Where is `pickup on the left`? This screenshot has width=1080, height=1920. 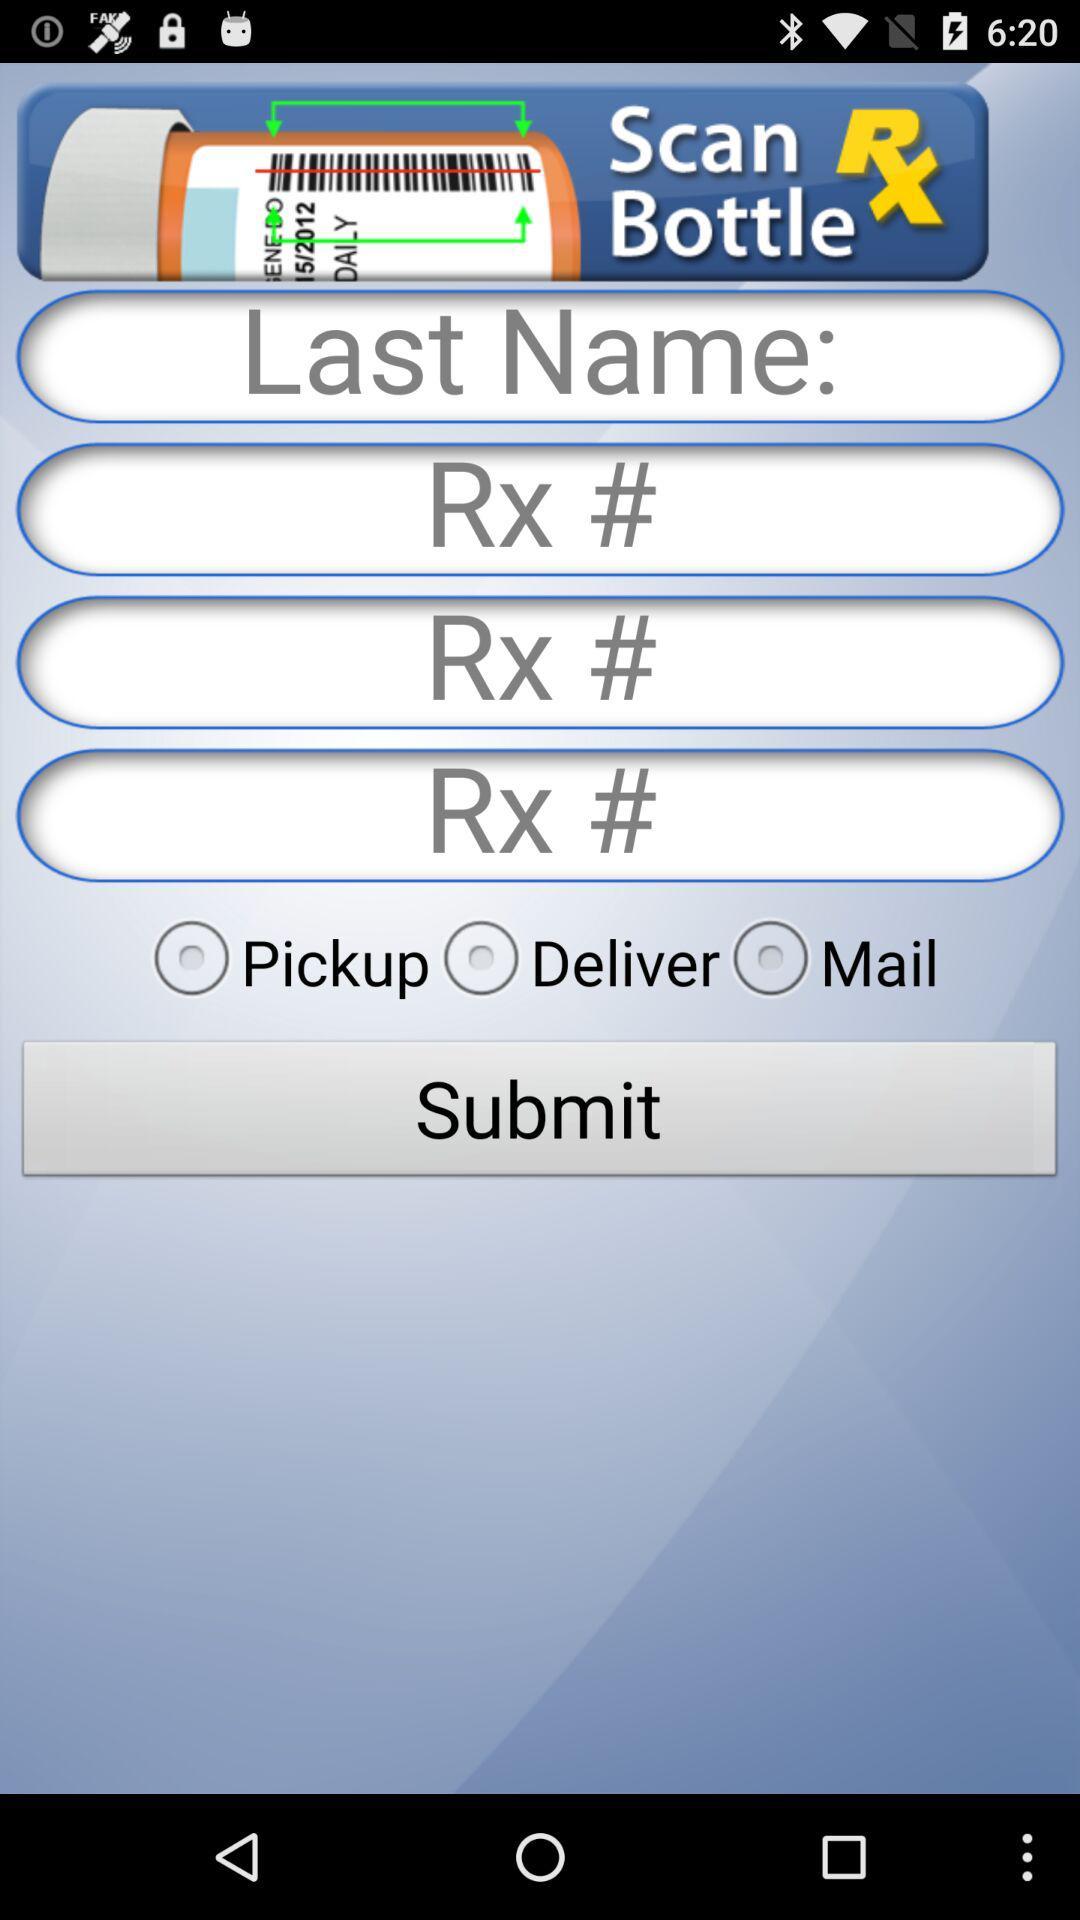
pickup on the left is located at coordinates (285, 961).